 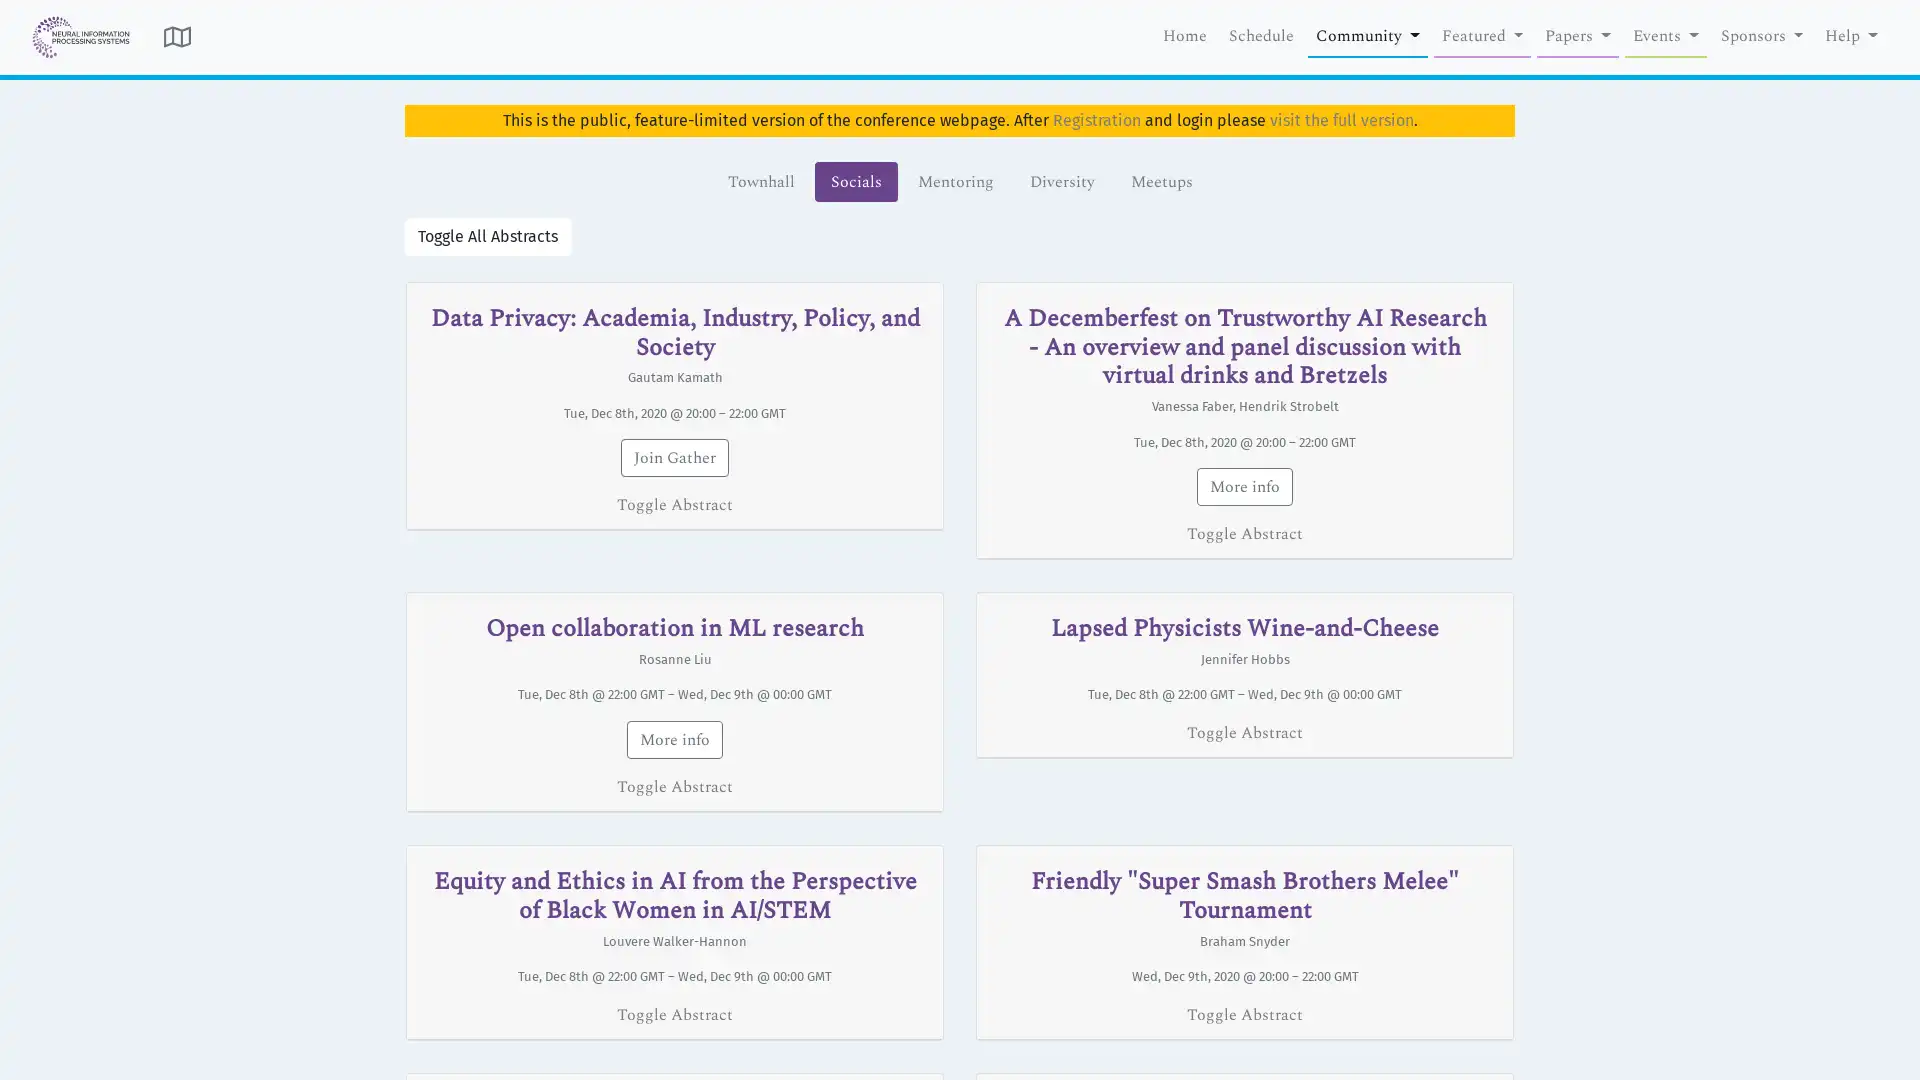 I want to click on More info, so click(x=1243, y=486).